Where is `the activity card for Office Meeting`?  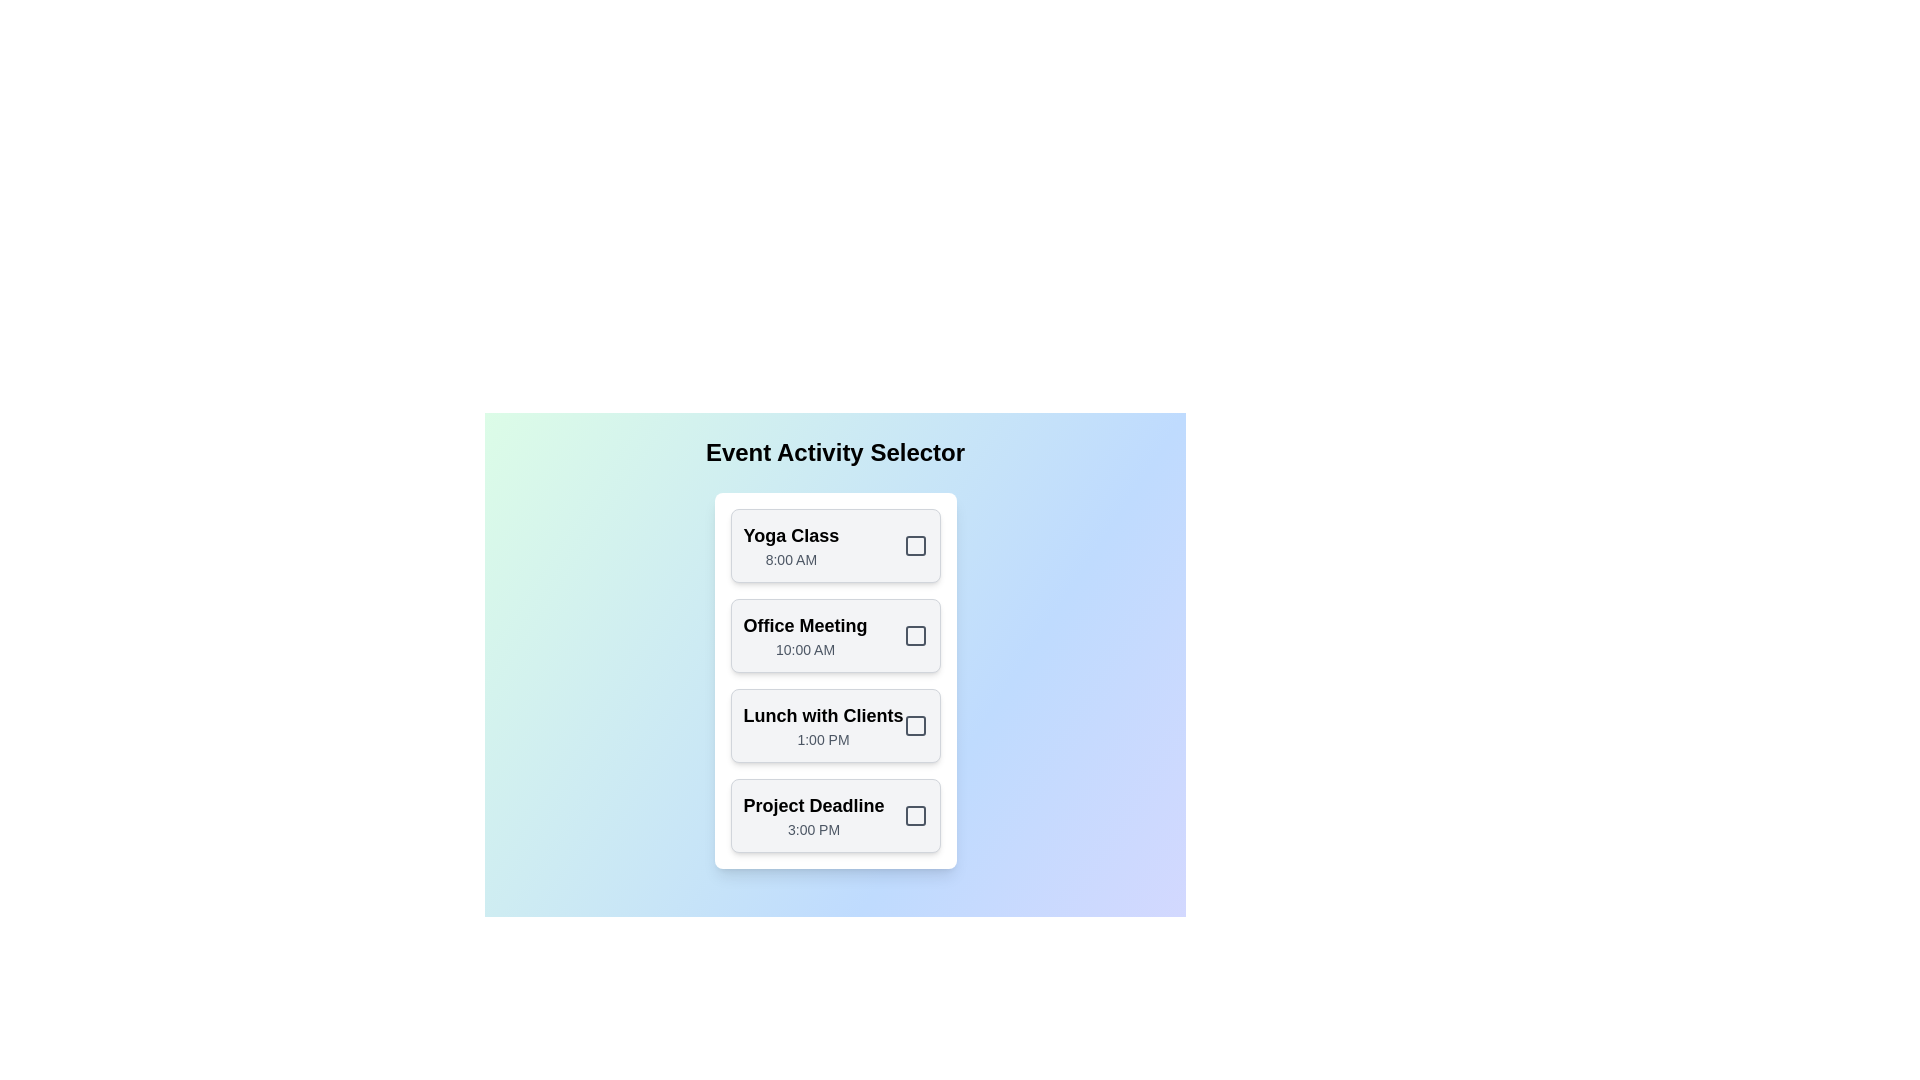
the activity card for Office Meeting is located at coordinates (835, 636).